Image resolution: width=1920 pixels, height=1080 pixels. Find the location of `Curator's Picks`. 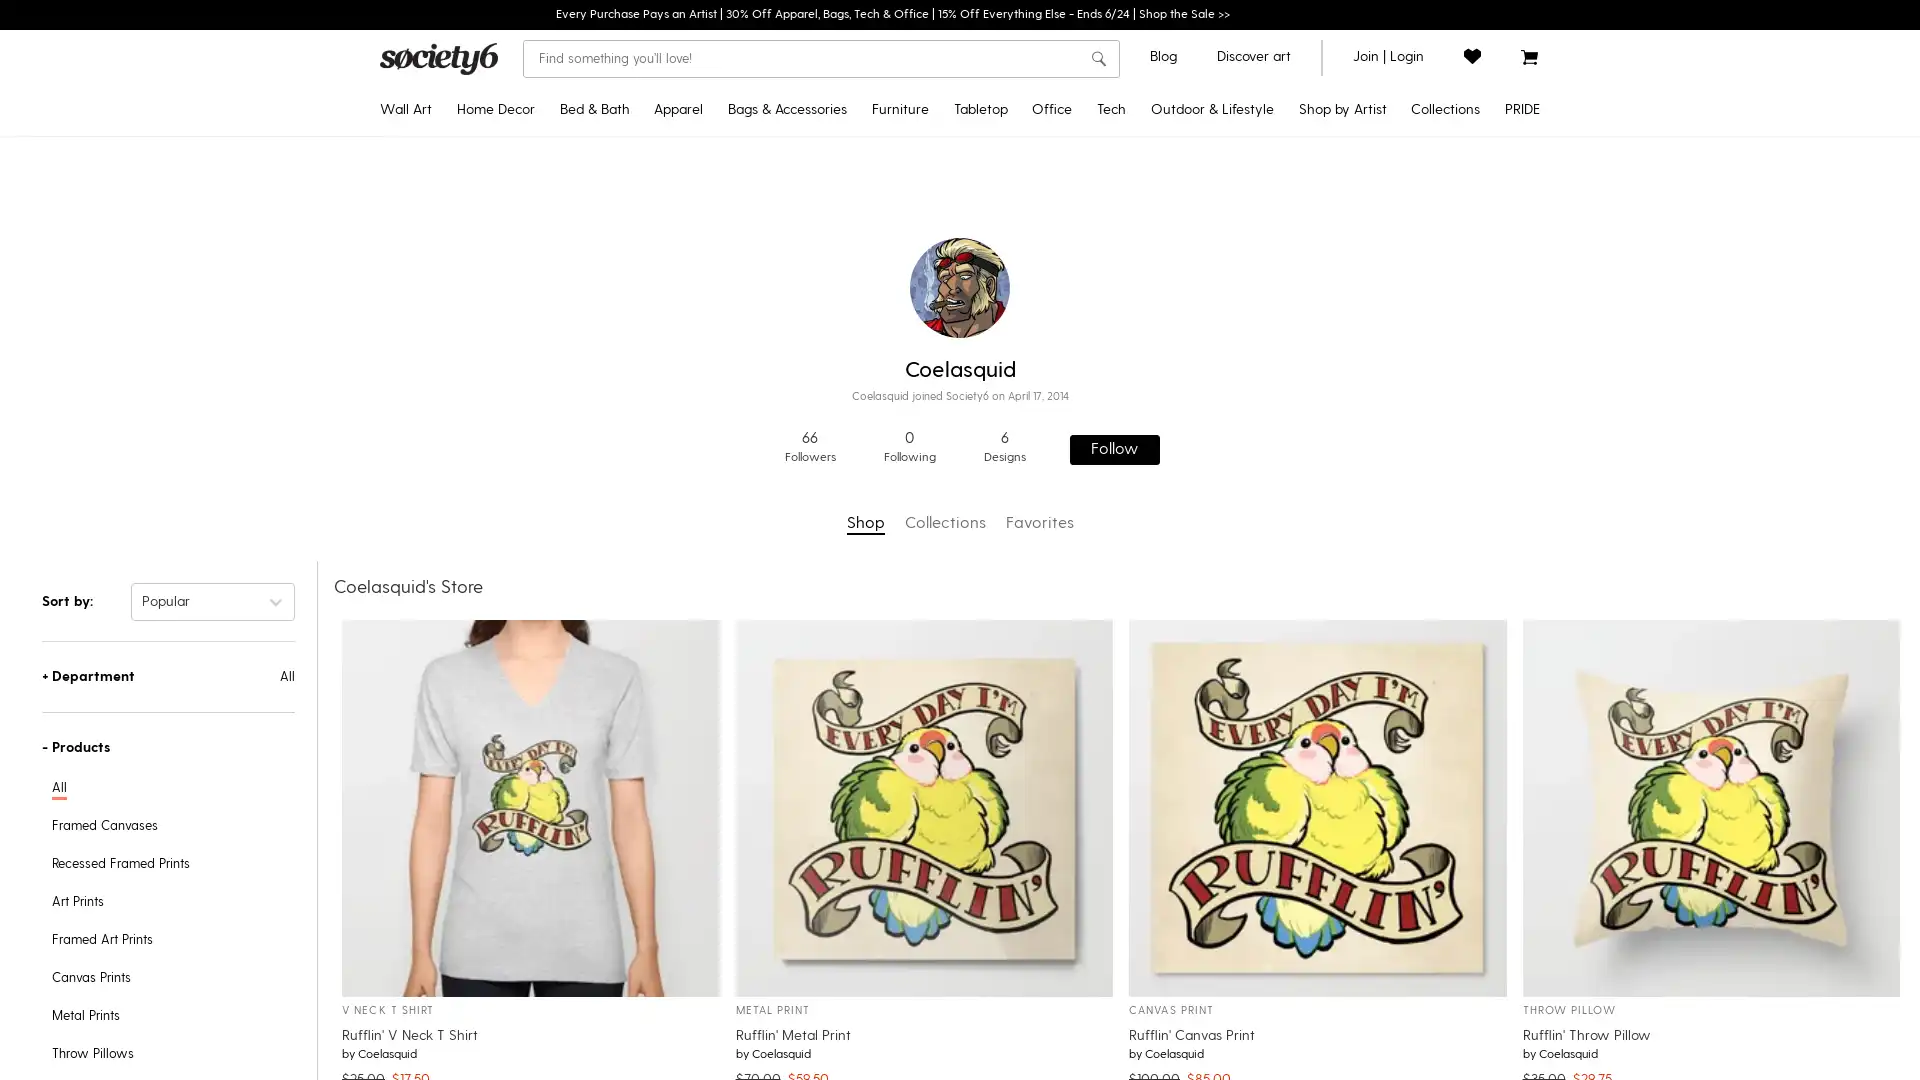

Curator's Picks is located at coordinates (1288, 482).